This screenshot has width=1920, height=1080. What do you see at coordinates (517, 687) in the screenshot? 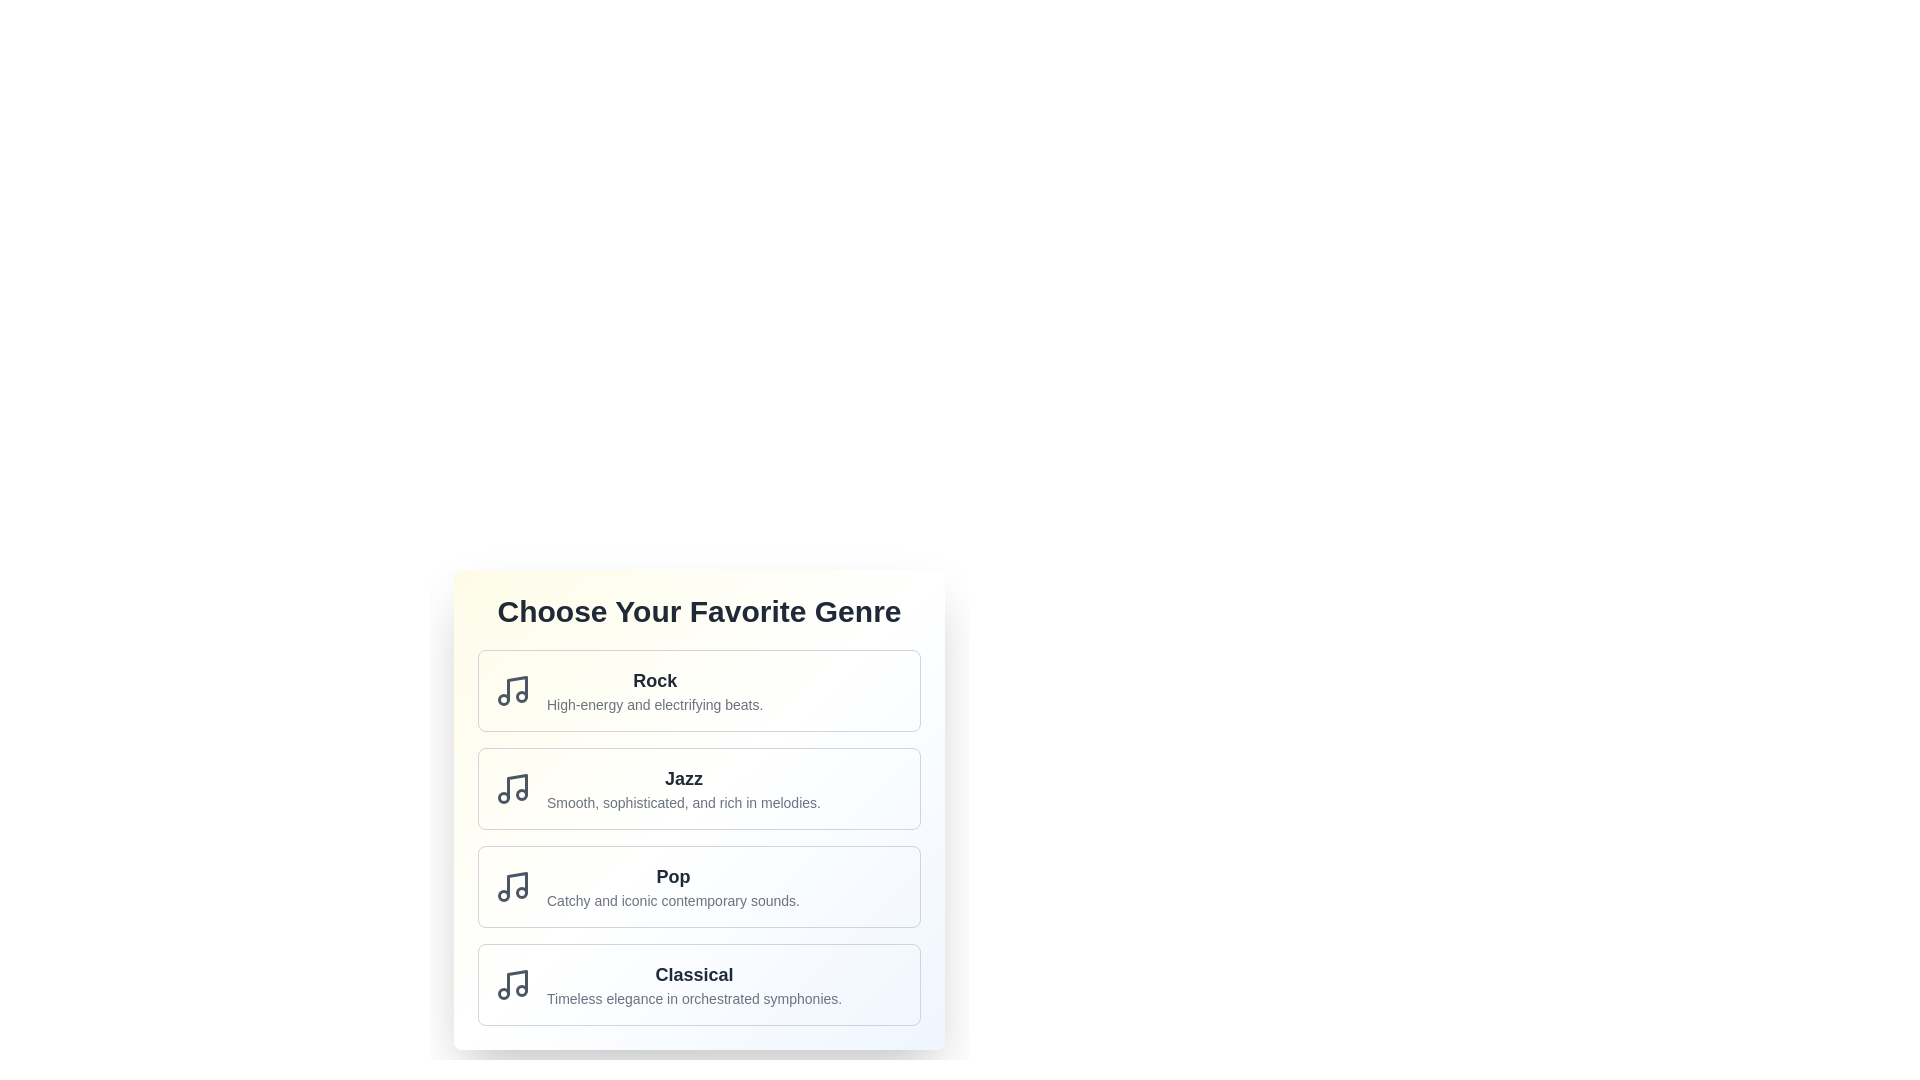
I see `the graphical icon representing the vertical line of the music note indicating the 'Rock' music genre in the selection interface` at bounding box center [517, 687].